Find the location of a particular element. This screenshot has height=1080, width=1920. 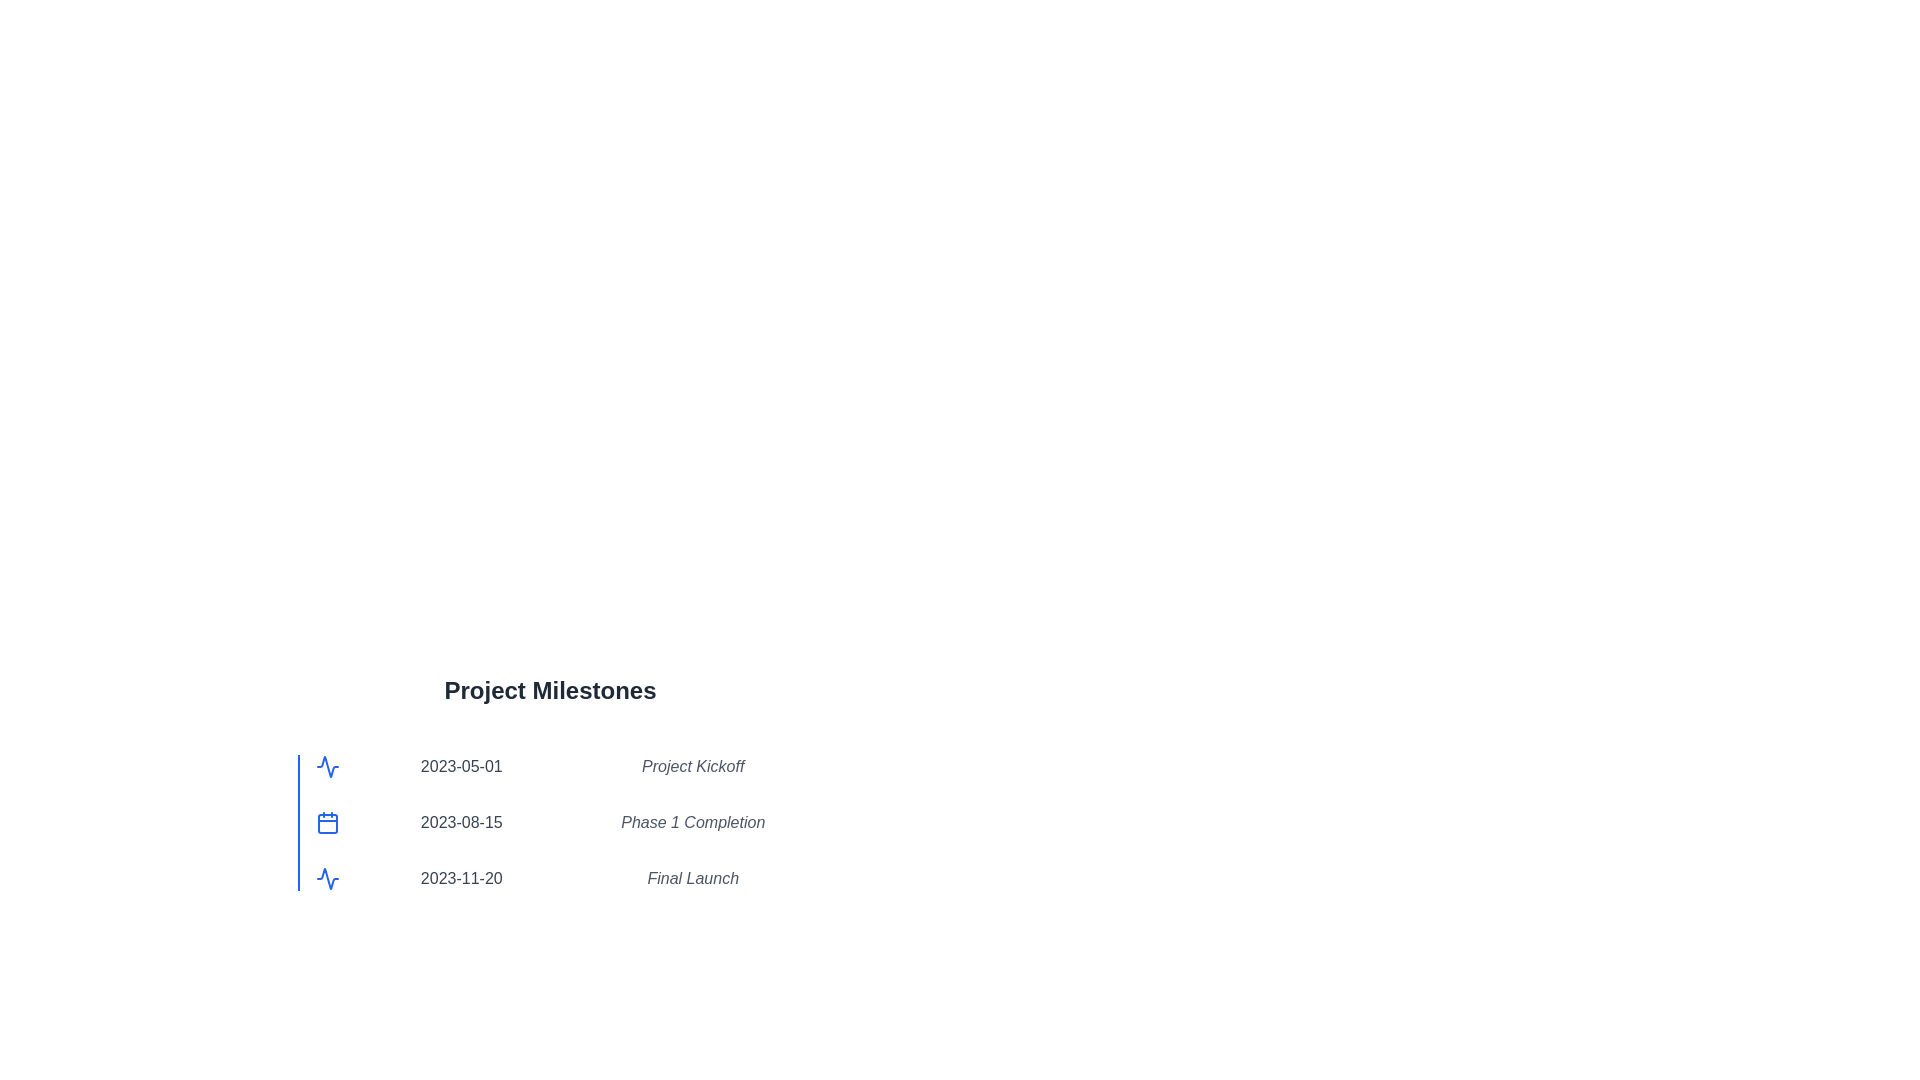

the Scrollable Information Panel that displays 'Project Milestones' with a white background, located towards the lower middle section of the interface is located at coordinates (550, 810).